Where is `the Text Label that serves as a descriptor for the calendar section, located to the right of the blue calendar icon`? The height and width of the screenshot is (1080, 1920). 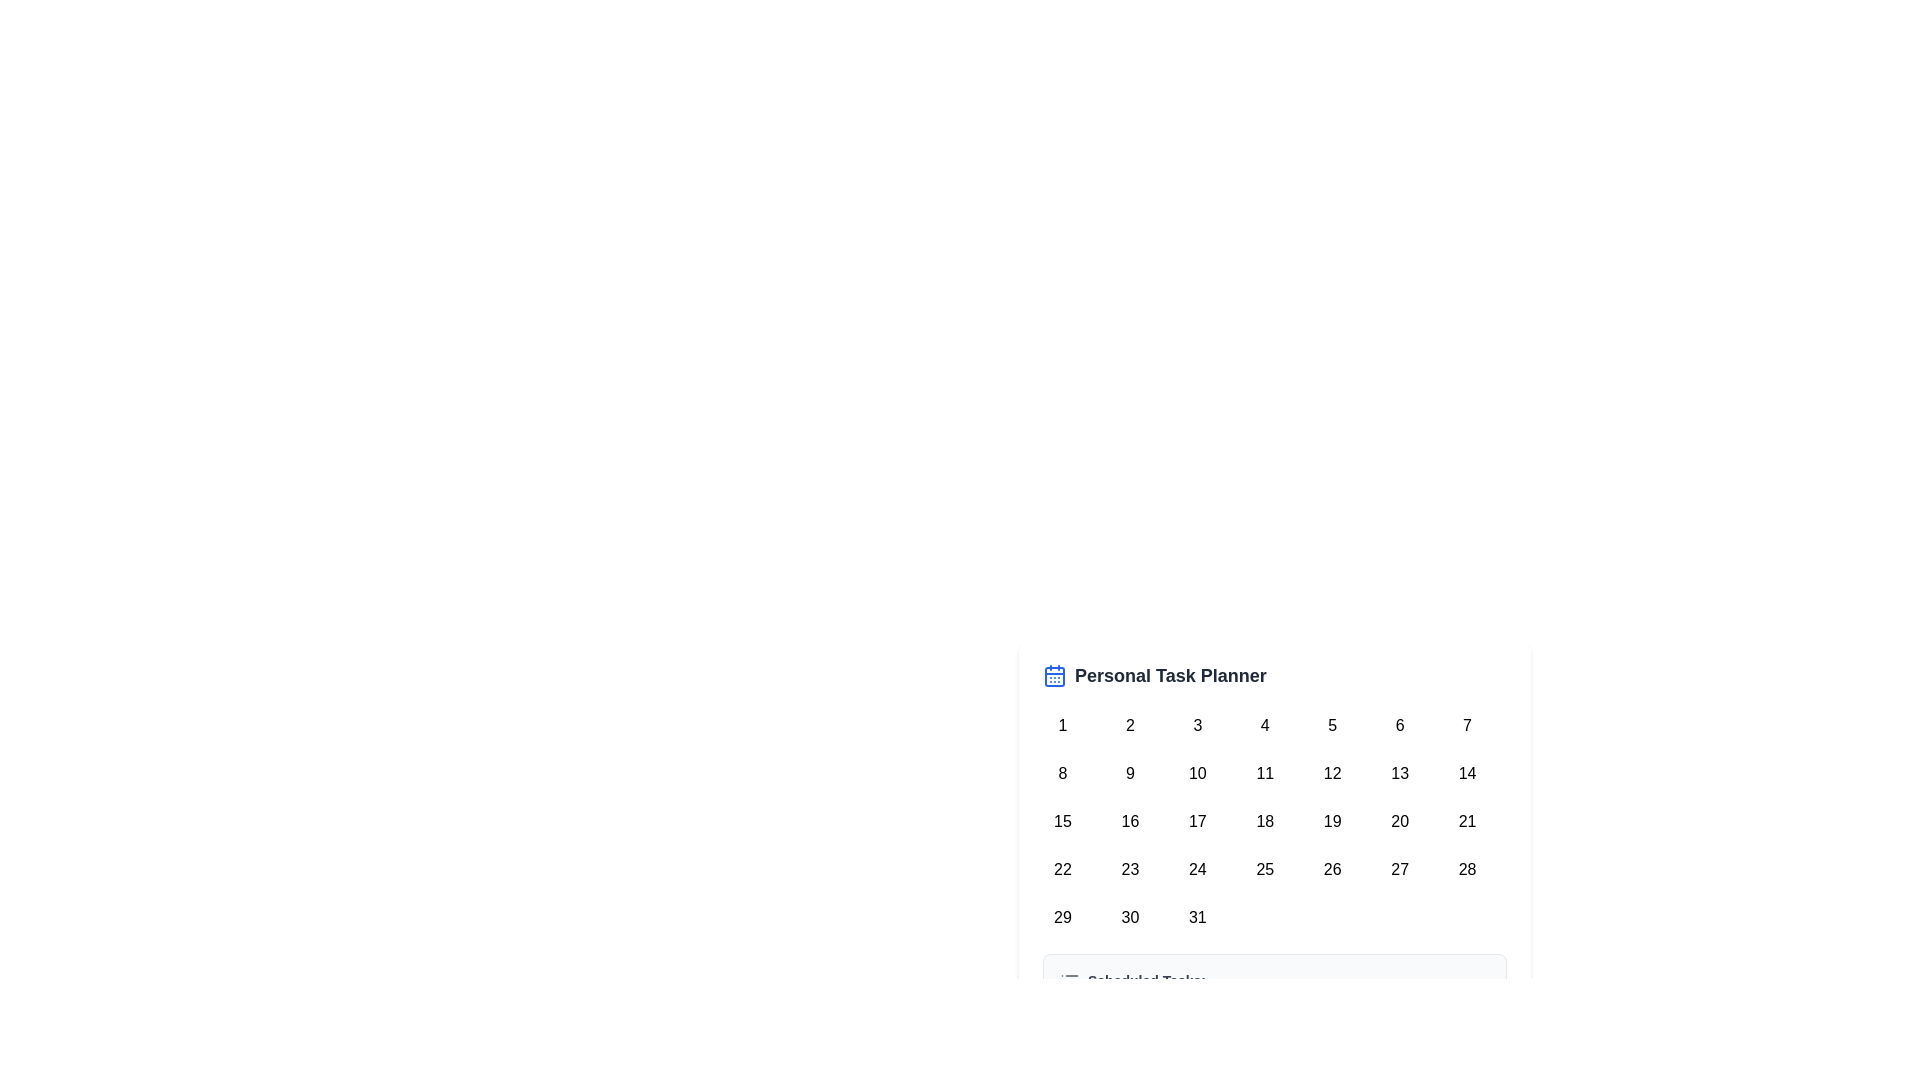 the Text Label that serves as a descriptor for the calendar section, located to the right of the blue calendar icon is located at coordinates (1170, 675).